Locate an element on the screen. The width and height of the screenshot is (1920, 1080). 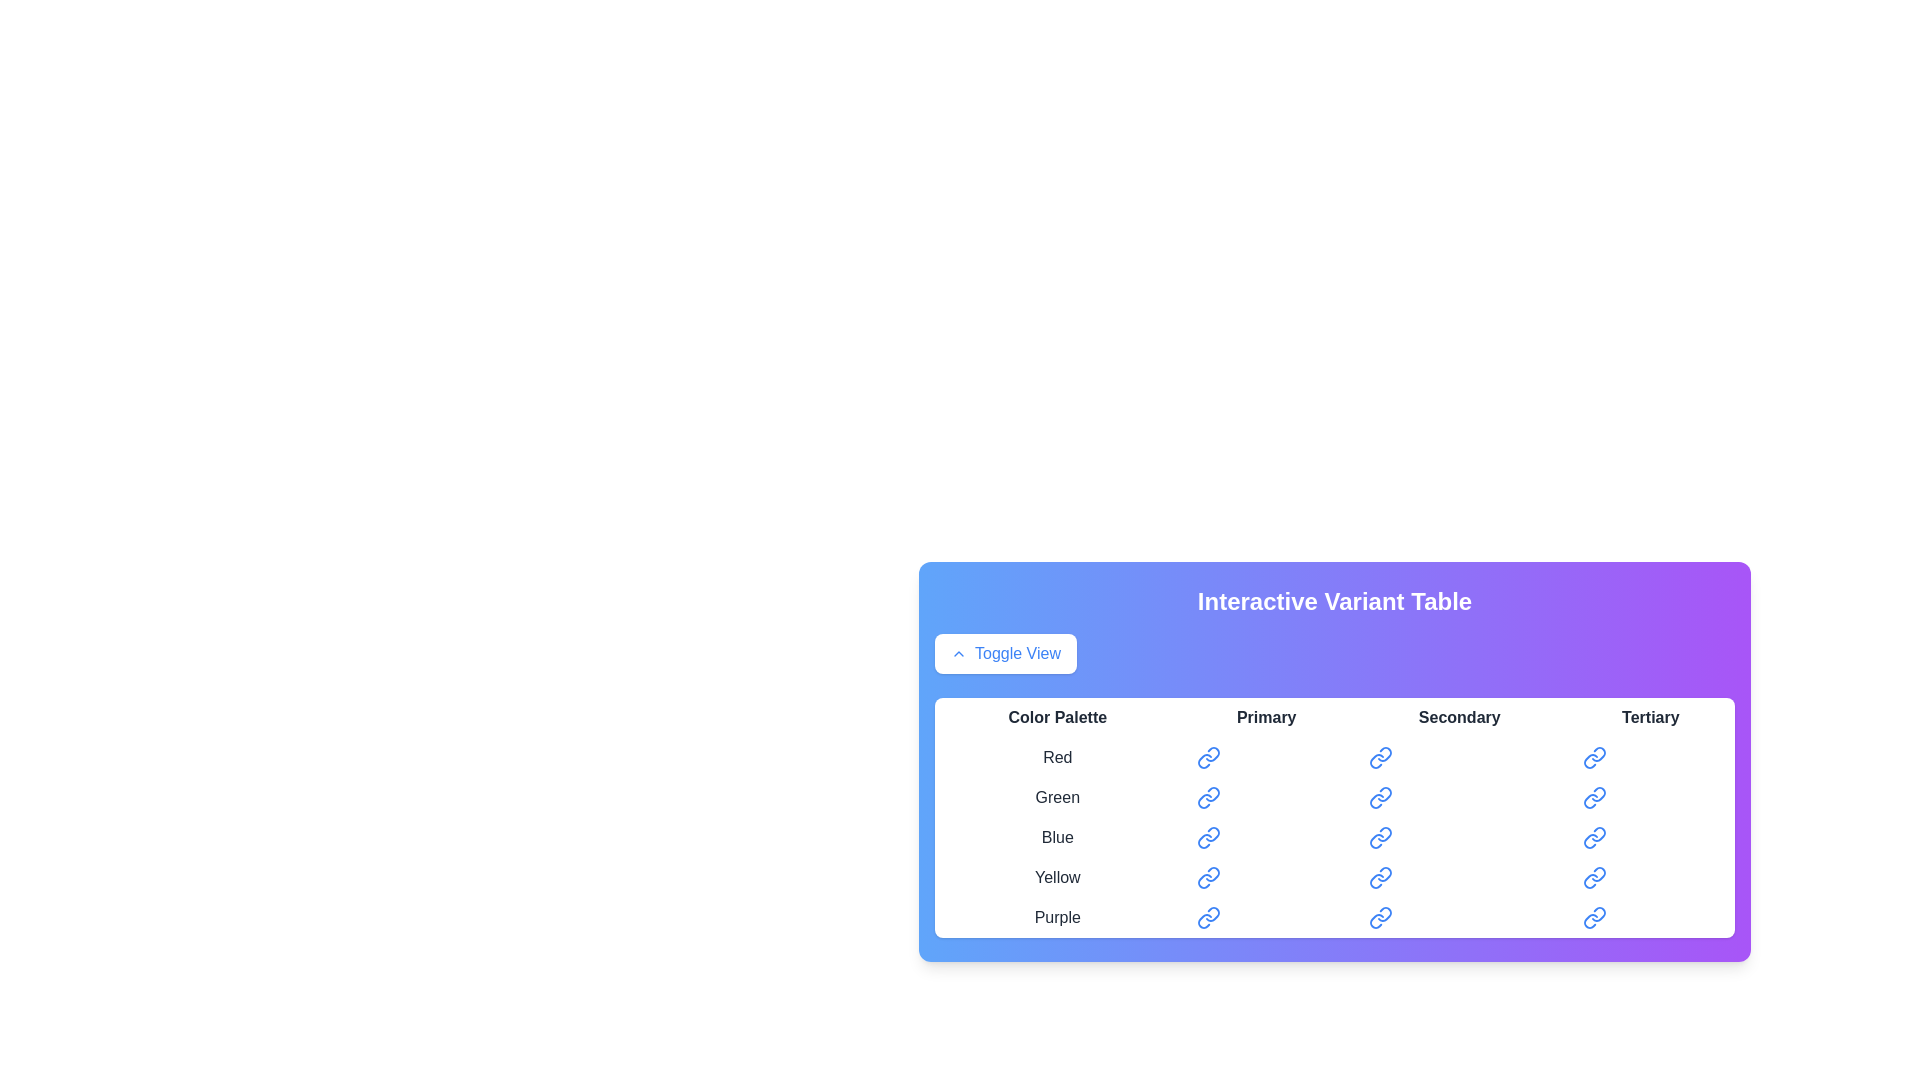
the text label 'Secondary - Red' which is styled with padding and represents a link, located in the third cell of the 'Red' color palette row under the 'Secondary' column is located at coordinates (1459, 758).